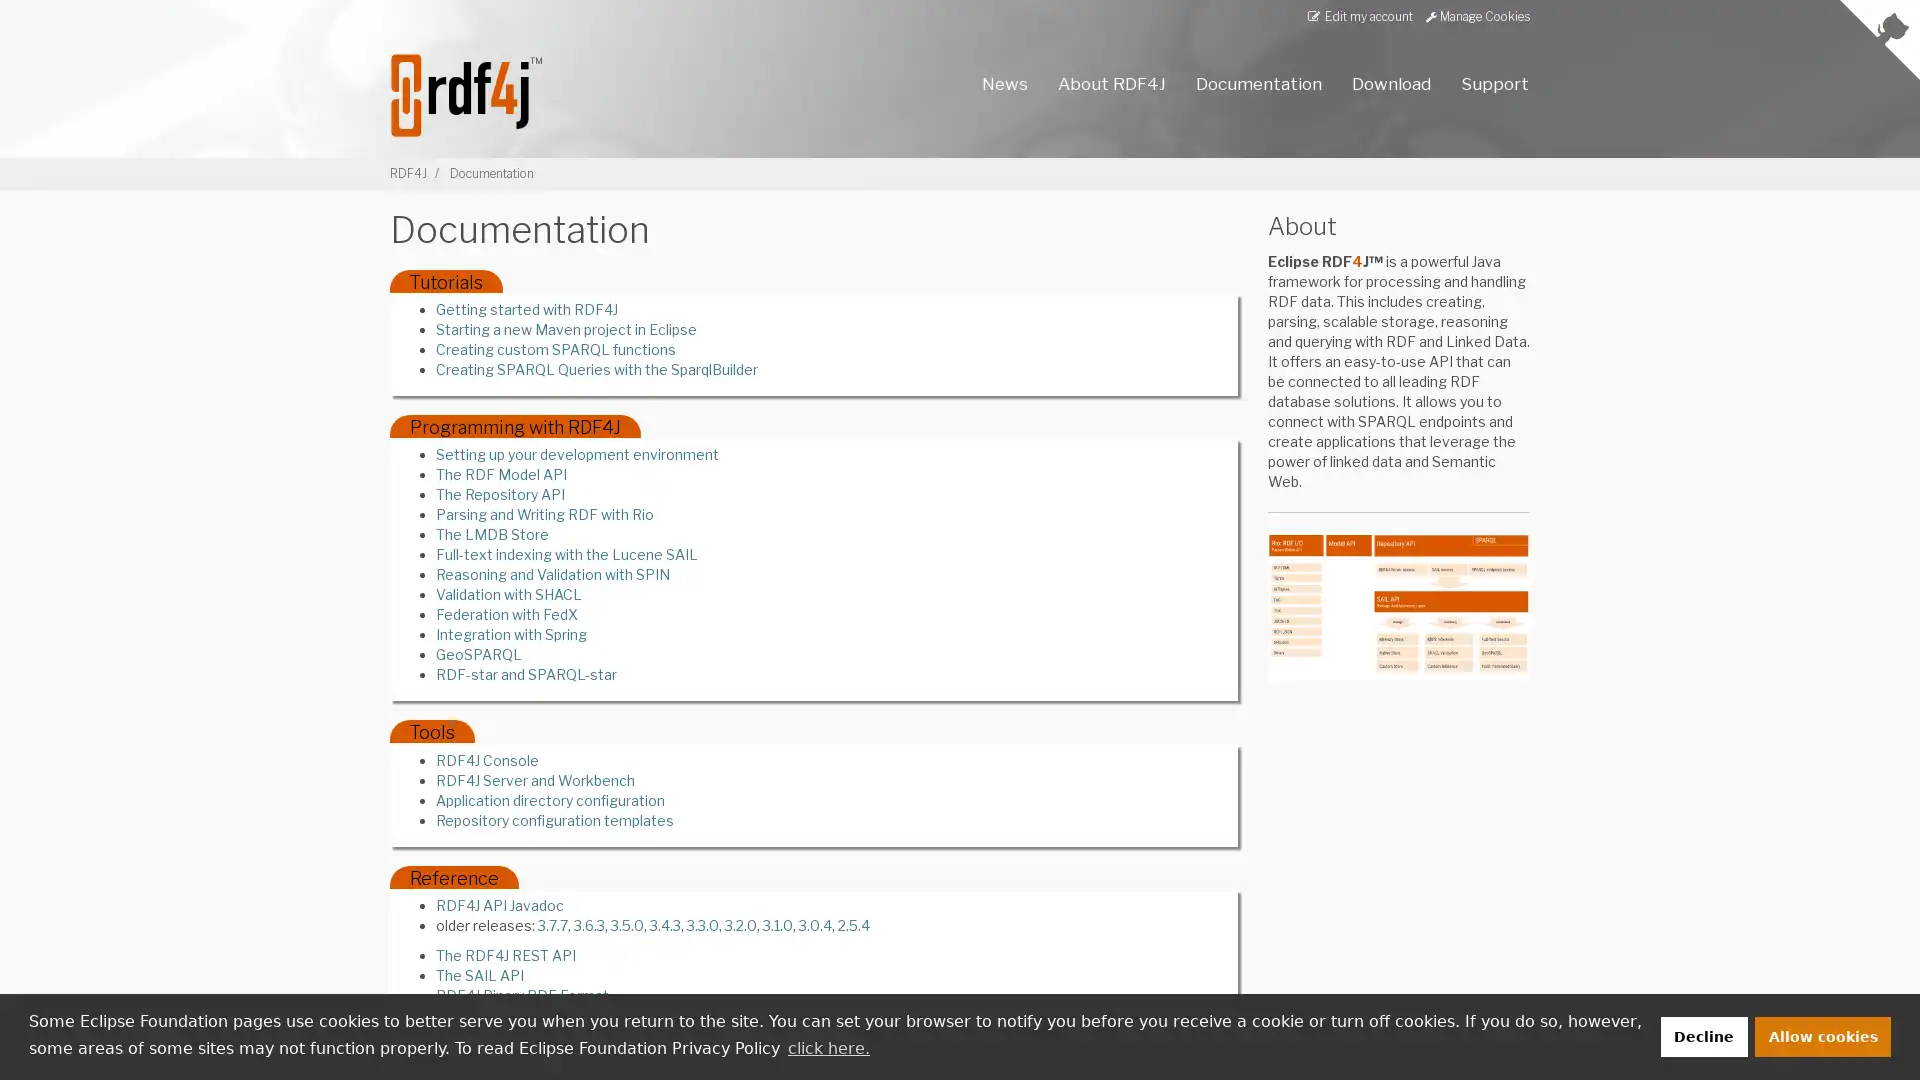 The height and width of the screenshot is (1080, 1920). What do you see at coordinates (1823, 1035) in the screenshot?
I see `allow cookies` at bounding box center [1823, 1035].